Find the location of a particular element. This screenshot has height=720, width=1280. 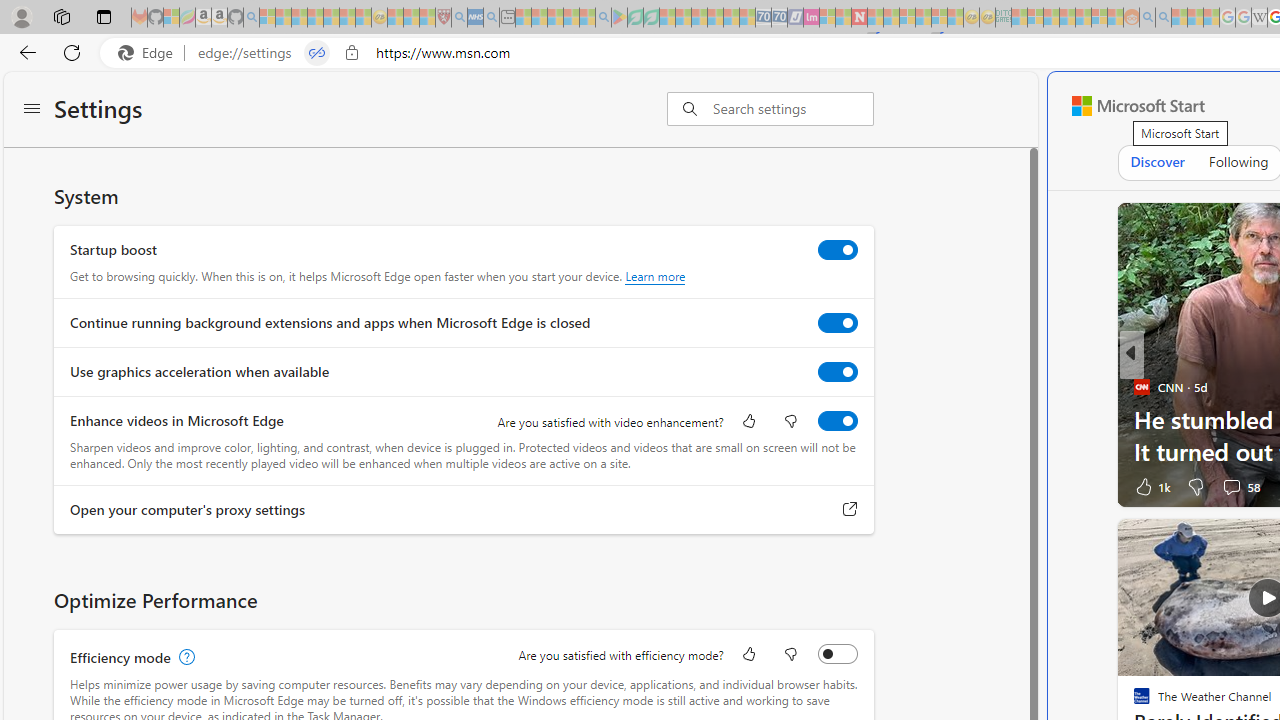

'Settings menu' is located at coordinates (32, 110).